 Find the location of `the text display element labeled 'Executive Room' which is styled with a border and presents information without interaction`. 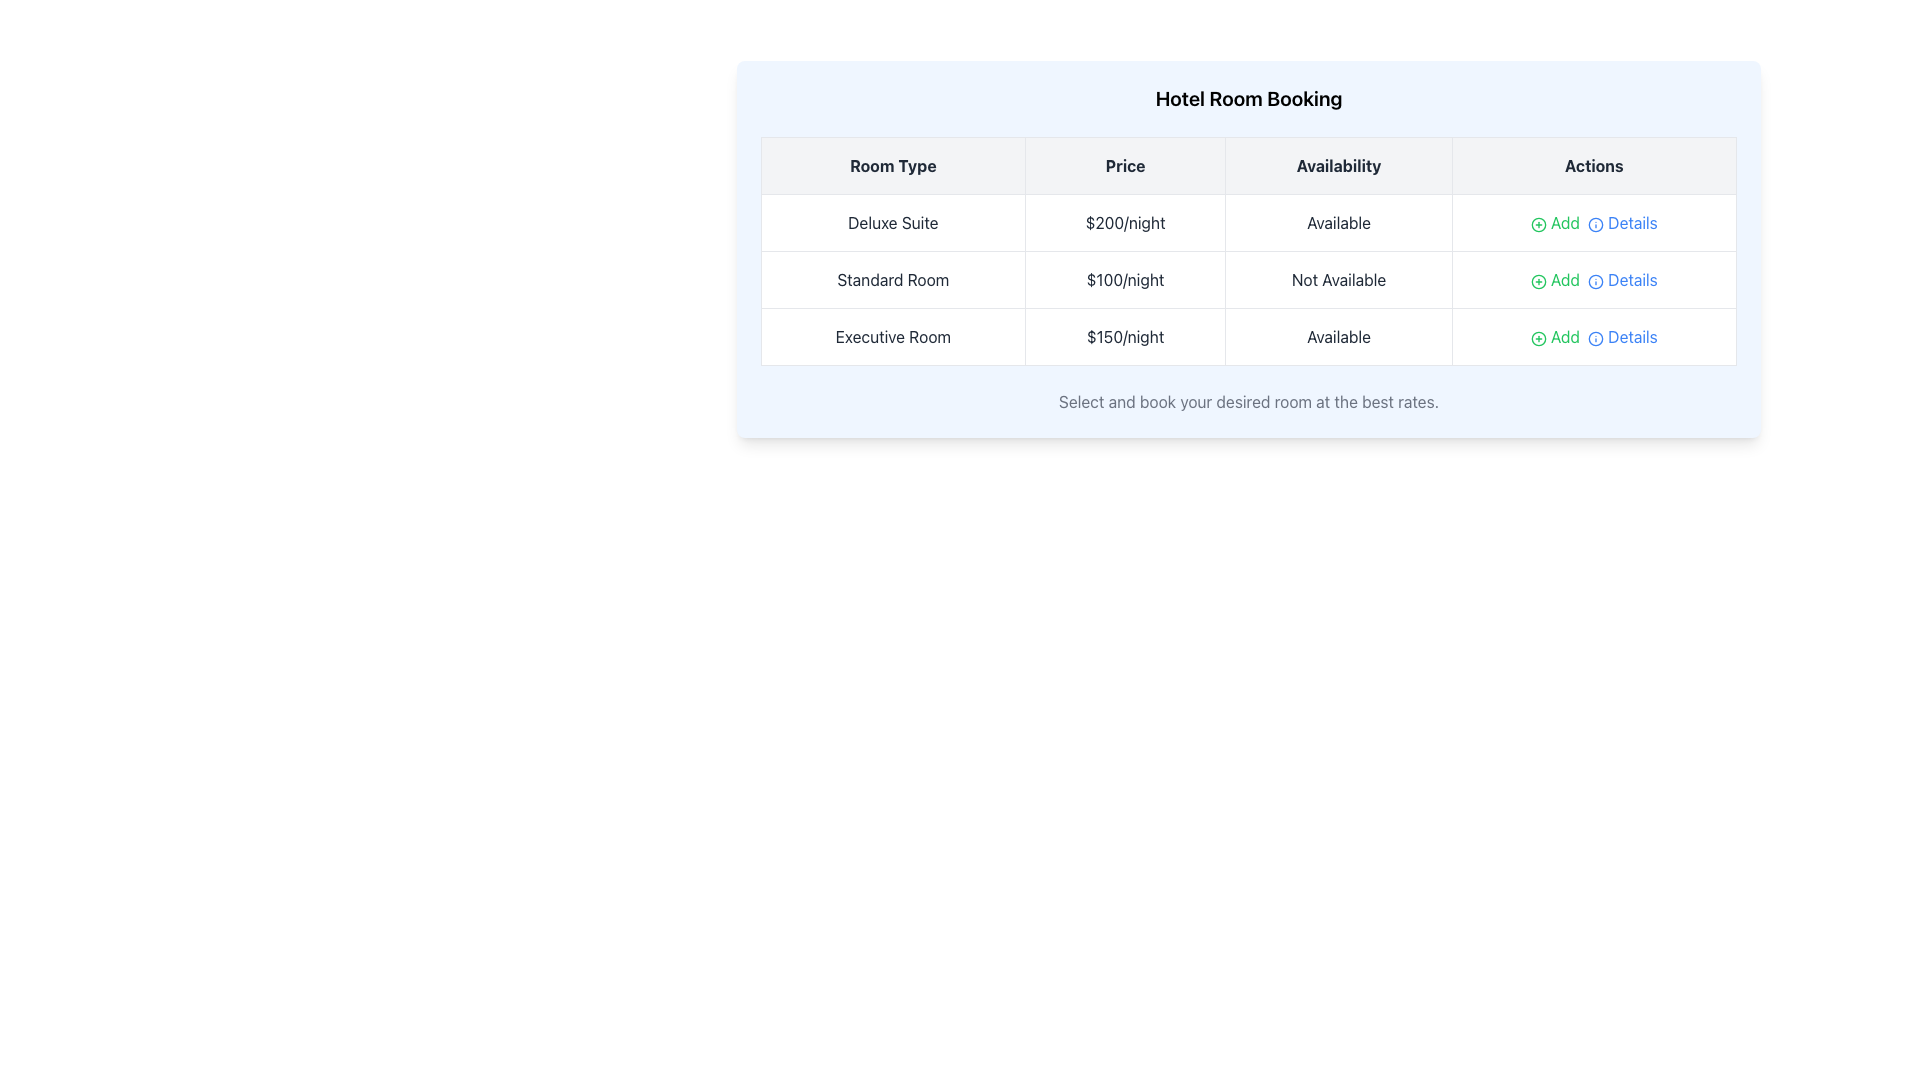

the text display element labeled 'Executive Room' which is styled with a border and presents information without interaction is located at coordinates (892, 335).